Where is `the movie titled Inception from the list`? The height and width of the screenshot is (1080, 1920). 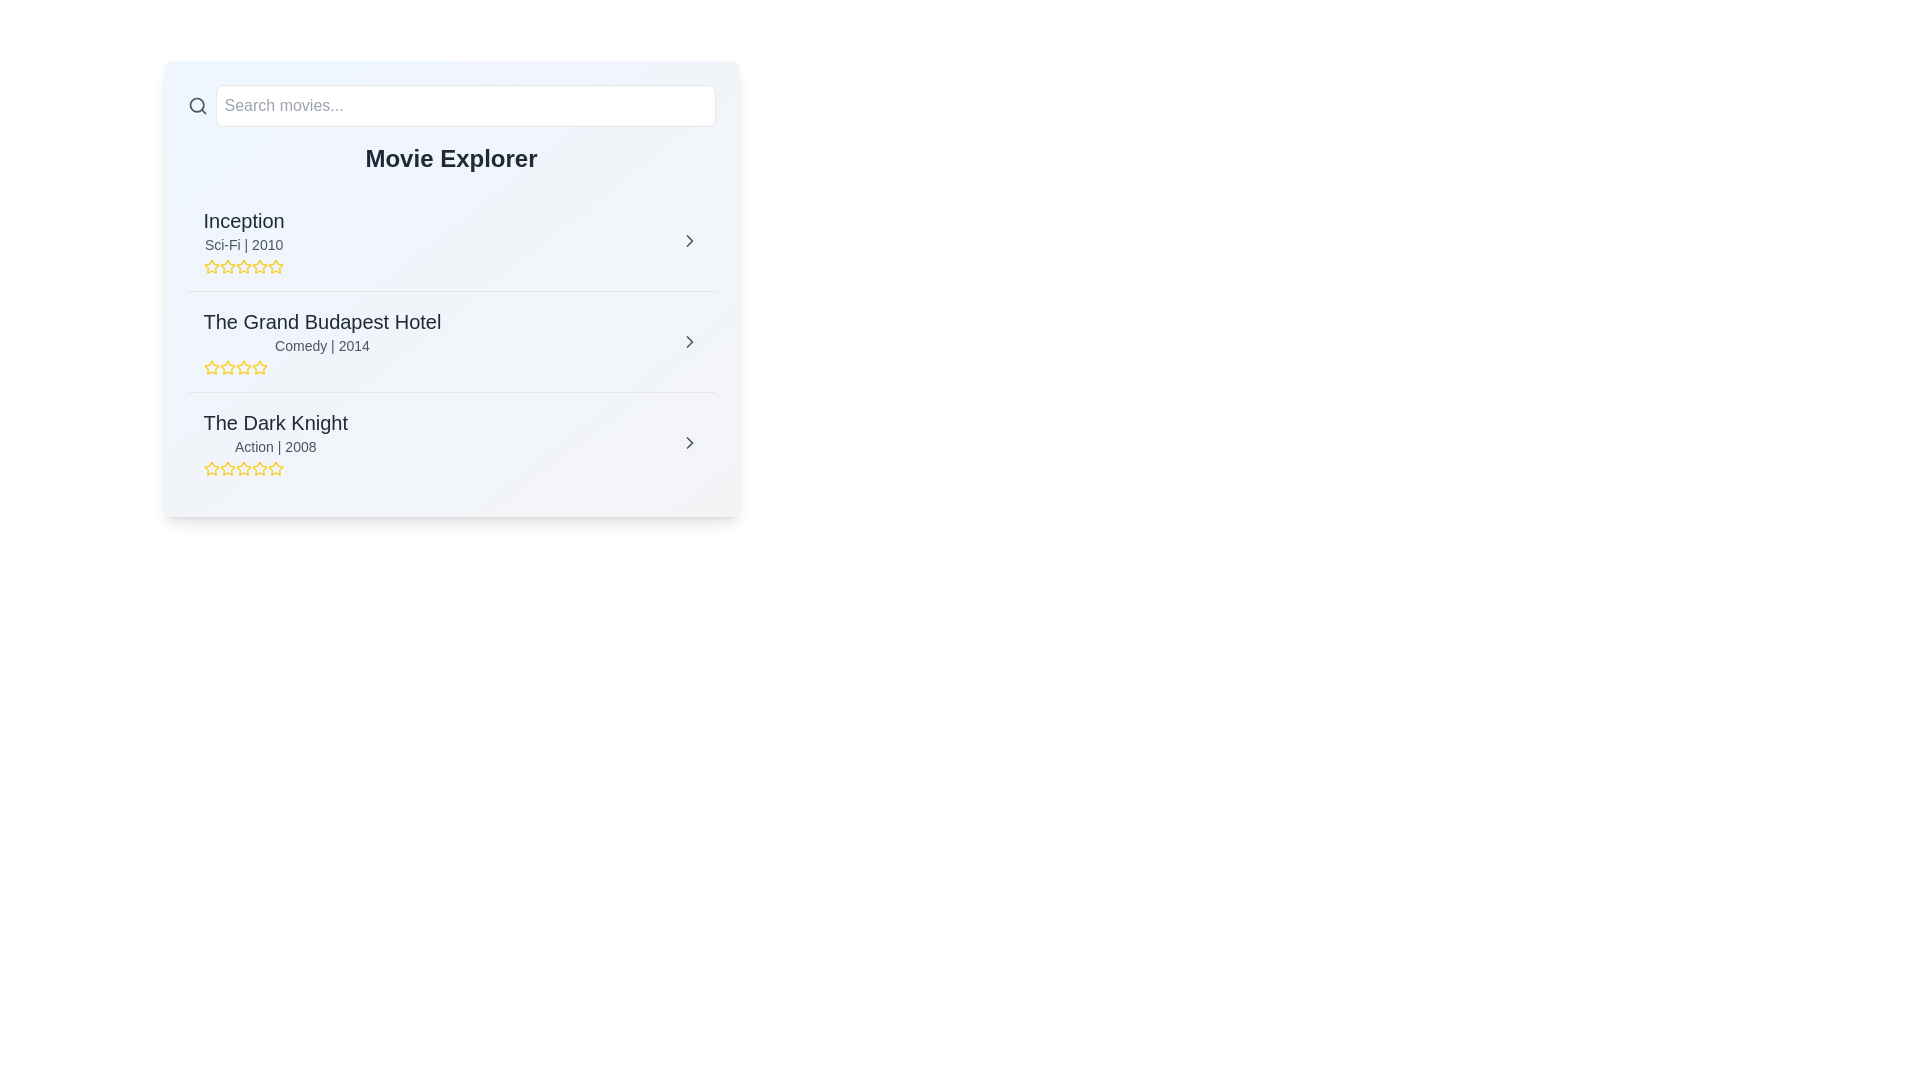
the movie titled Inception from the list is located at coordinates (689, 239).